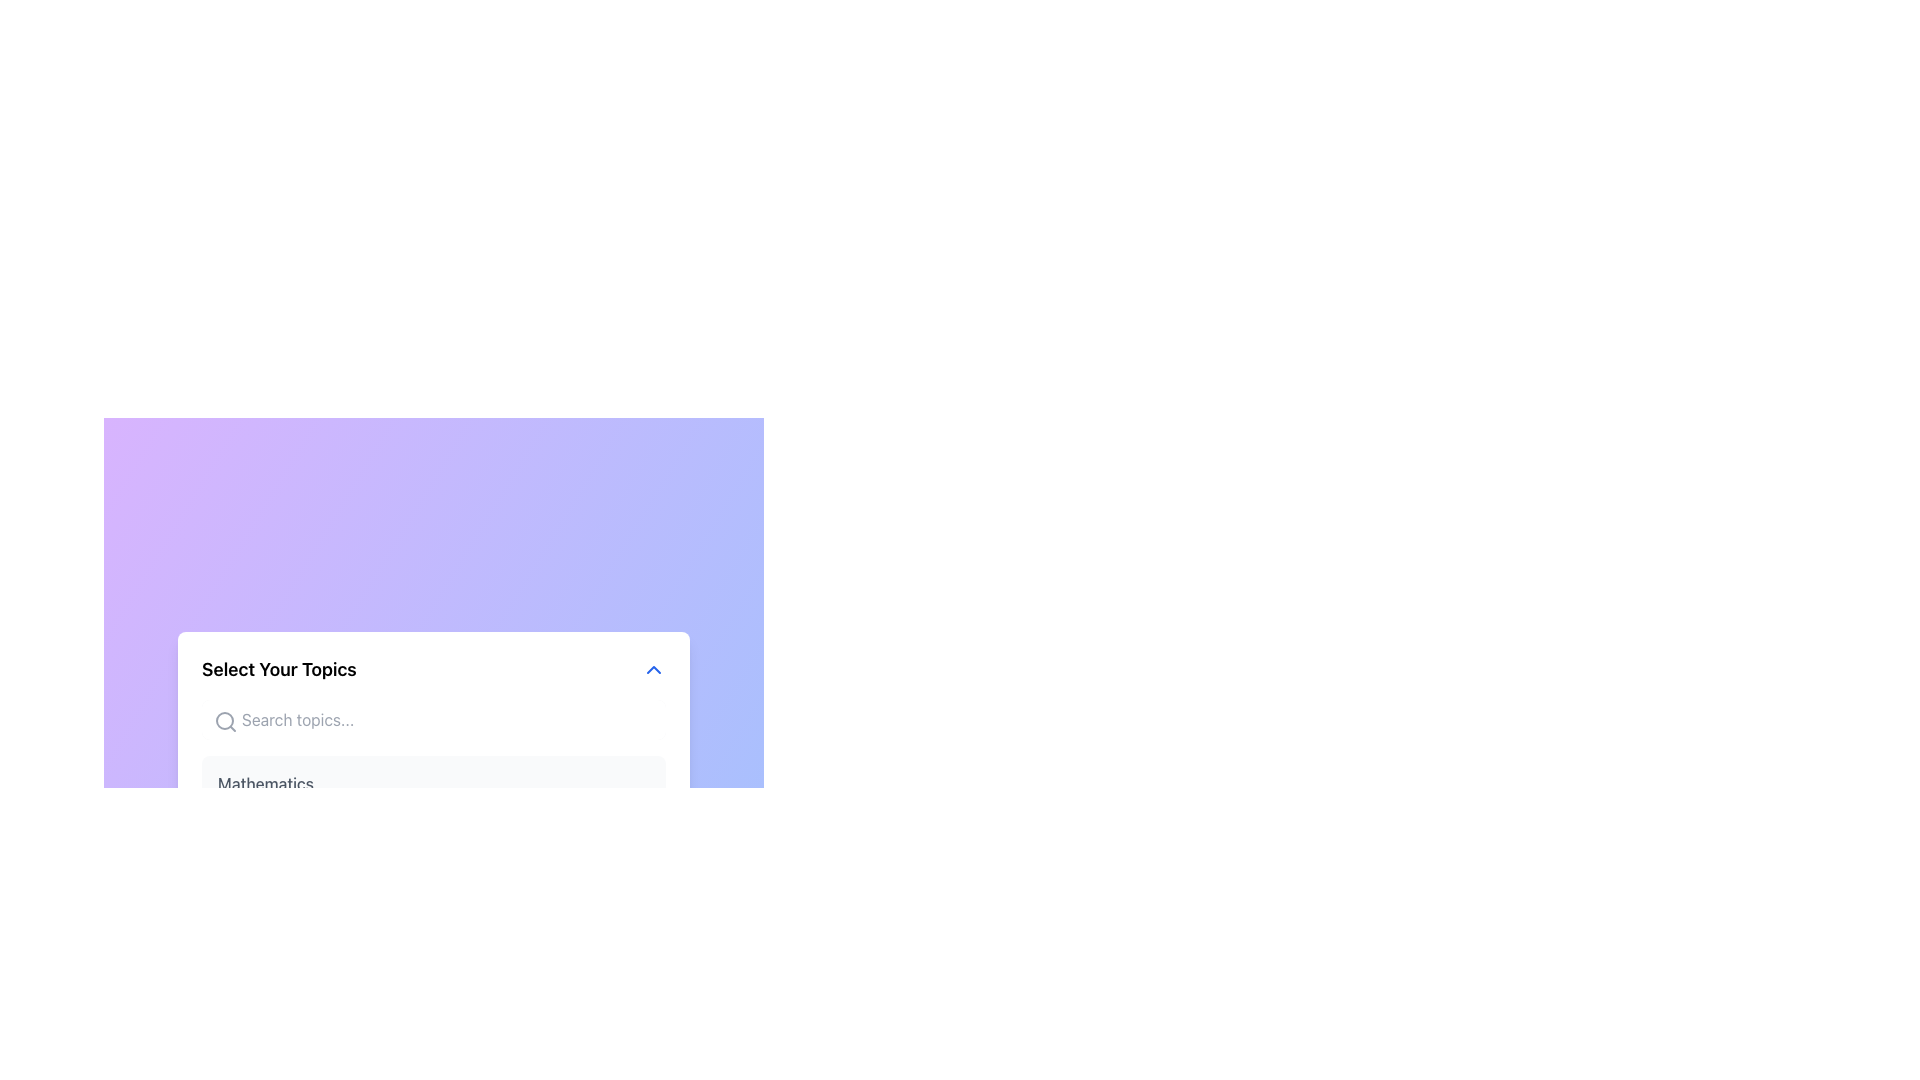 This screenshot has width=1920, height=1080. Describe the element at coordinates (278, 670) in the screenshot. I see `the bold text element displaying 'Select Your Topics', which serves as a header for the section` at that location.